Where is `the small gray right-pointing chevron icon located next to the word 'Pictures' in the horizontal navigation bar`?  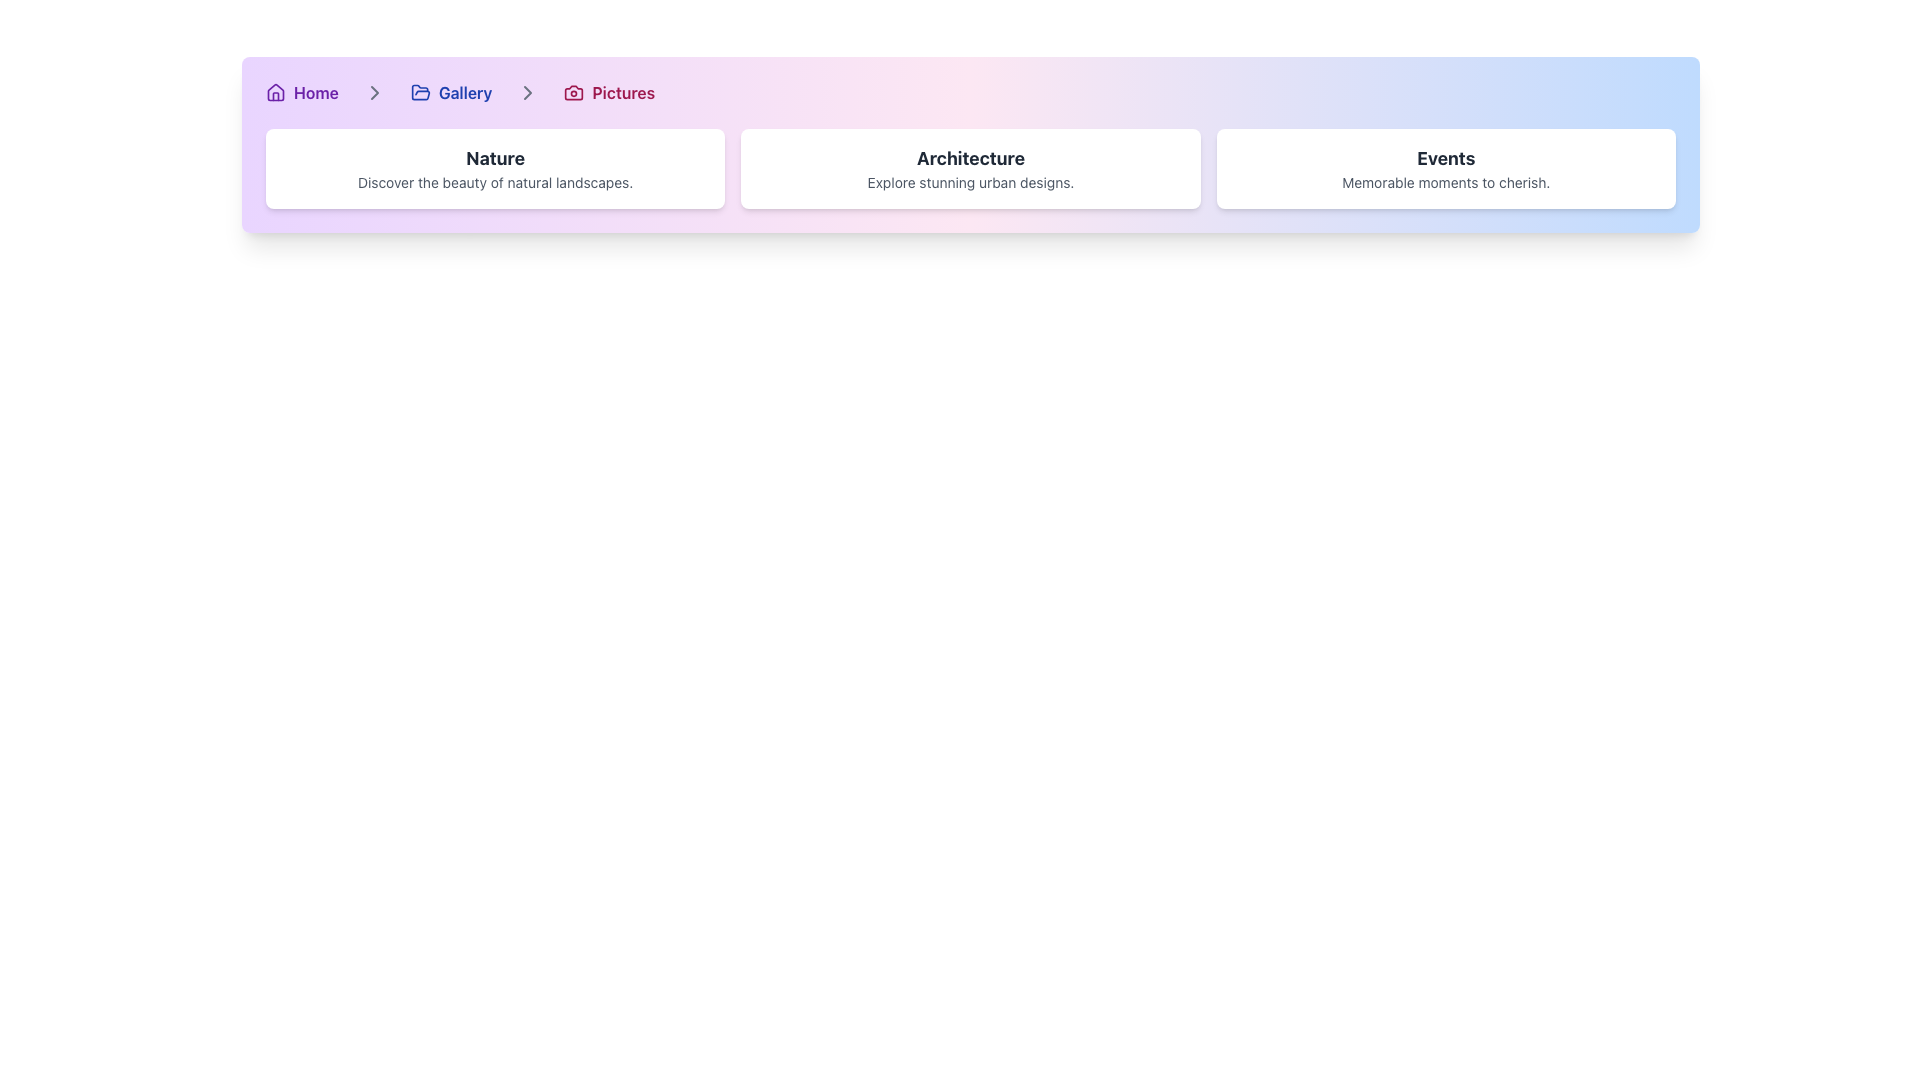 the small gray right-pointing chevron icon located next to the word 'Pictures' in the horizontal navigation bar is located at coordinates (528, 92).